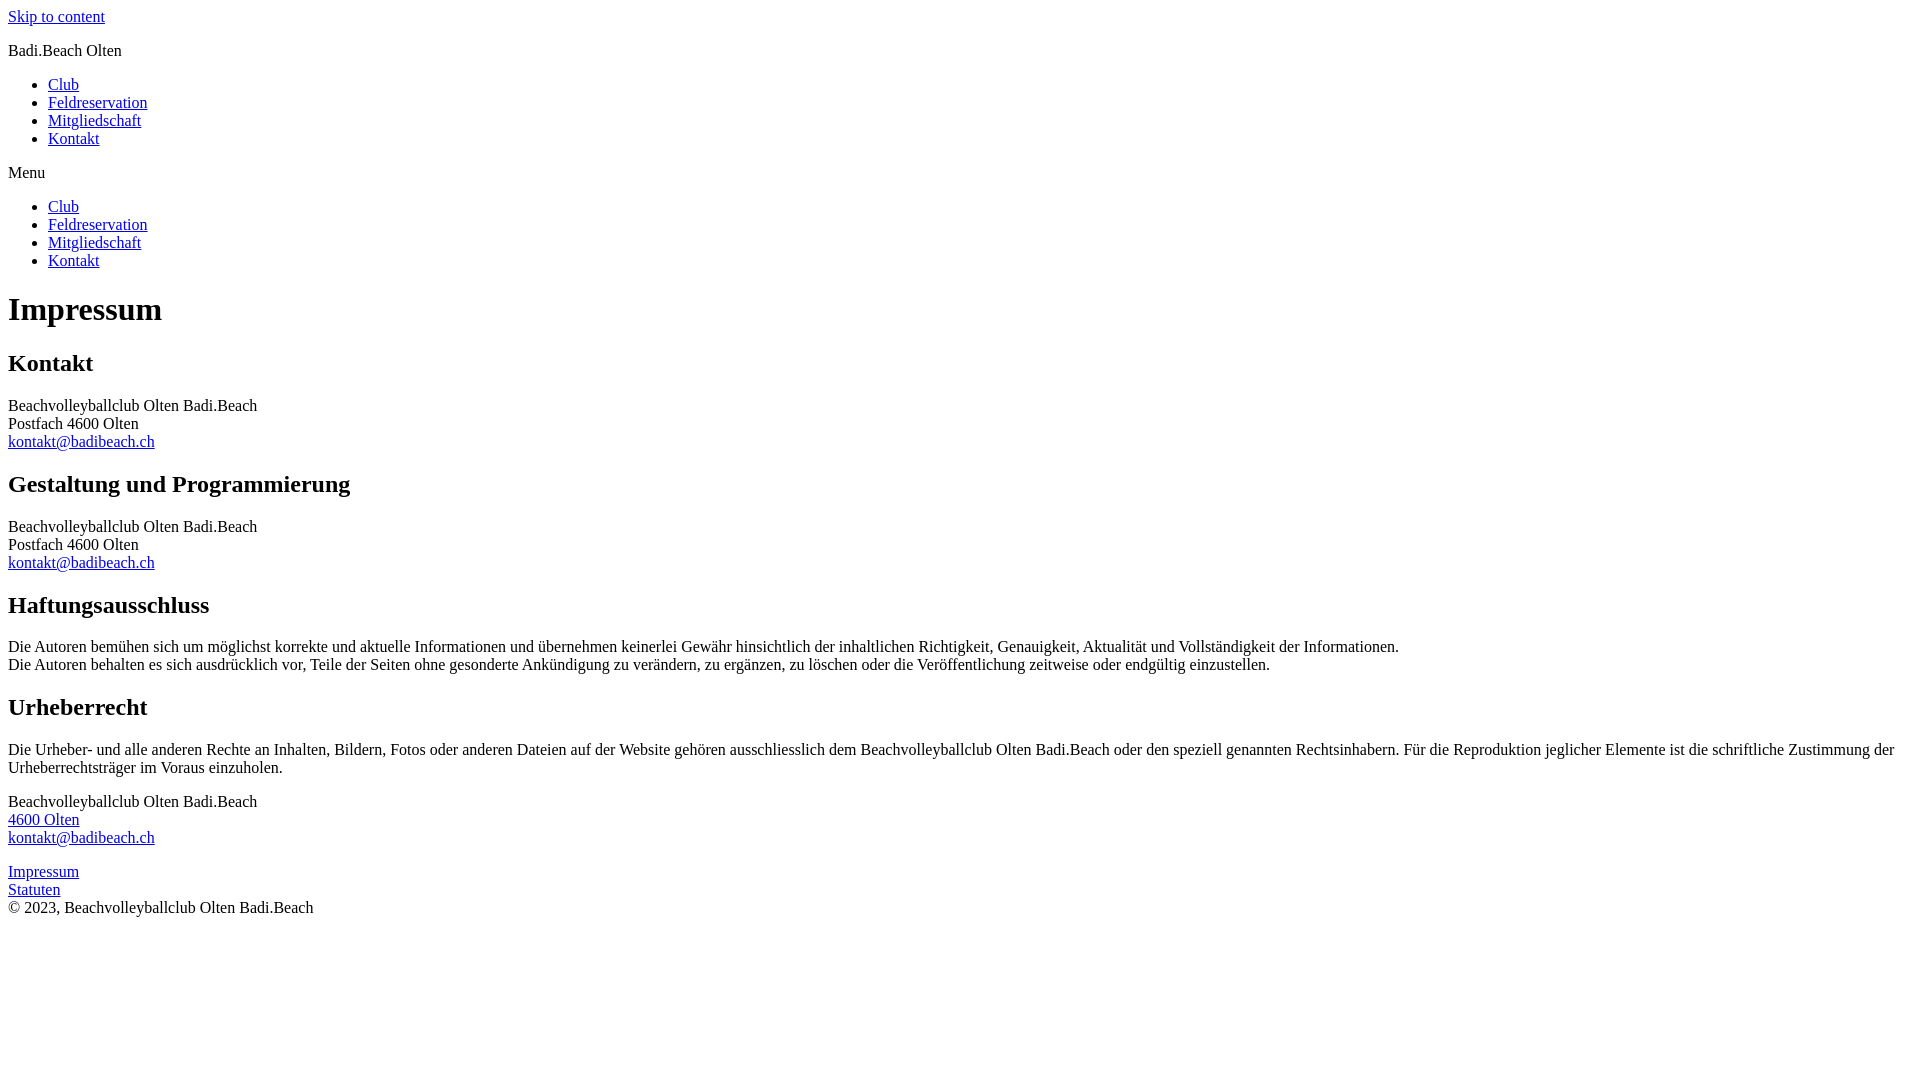  Describe the element at coordinates (8, 16) in the screenshot. I see `'Skip to content'` at that location.